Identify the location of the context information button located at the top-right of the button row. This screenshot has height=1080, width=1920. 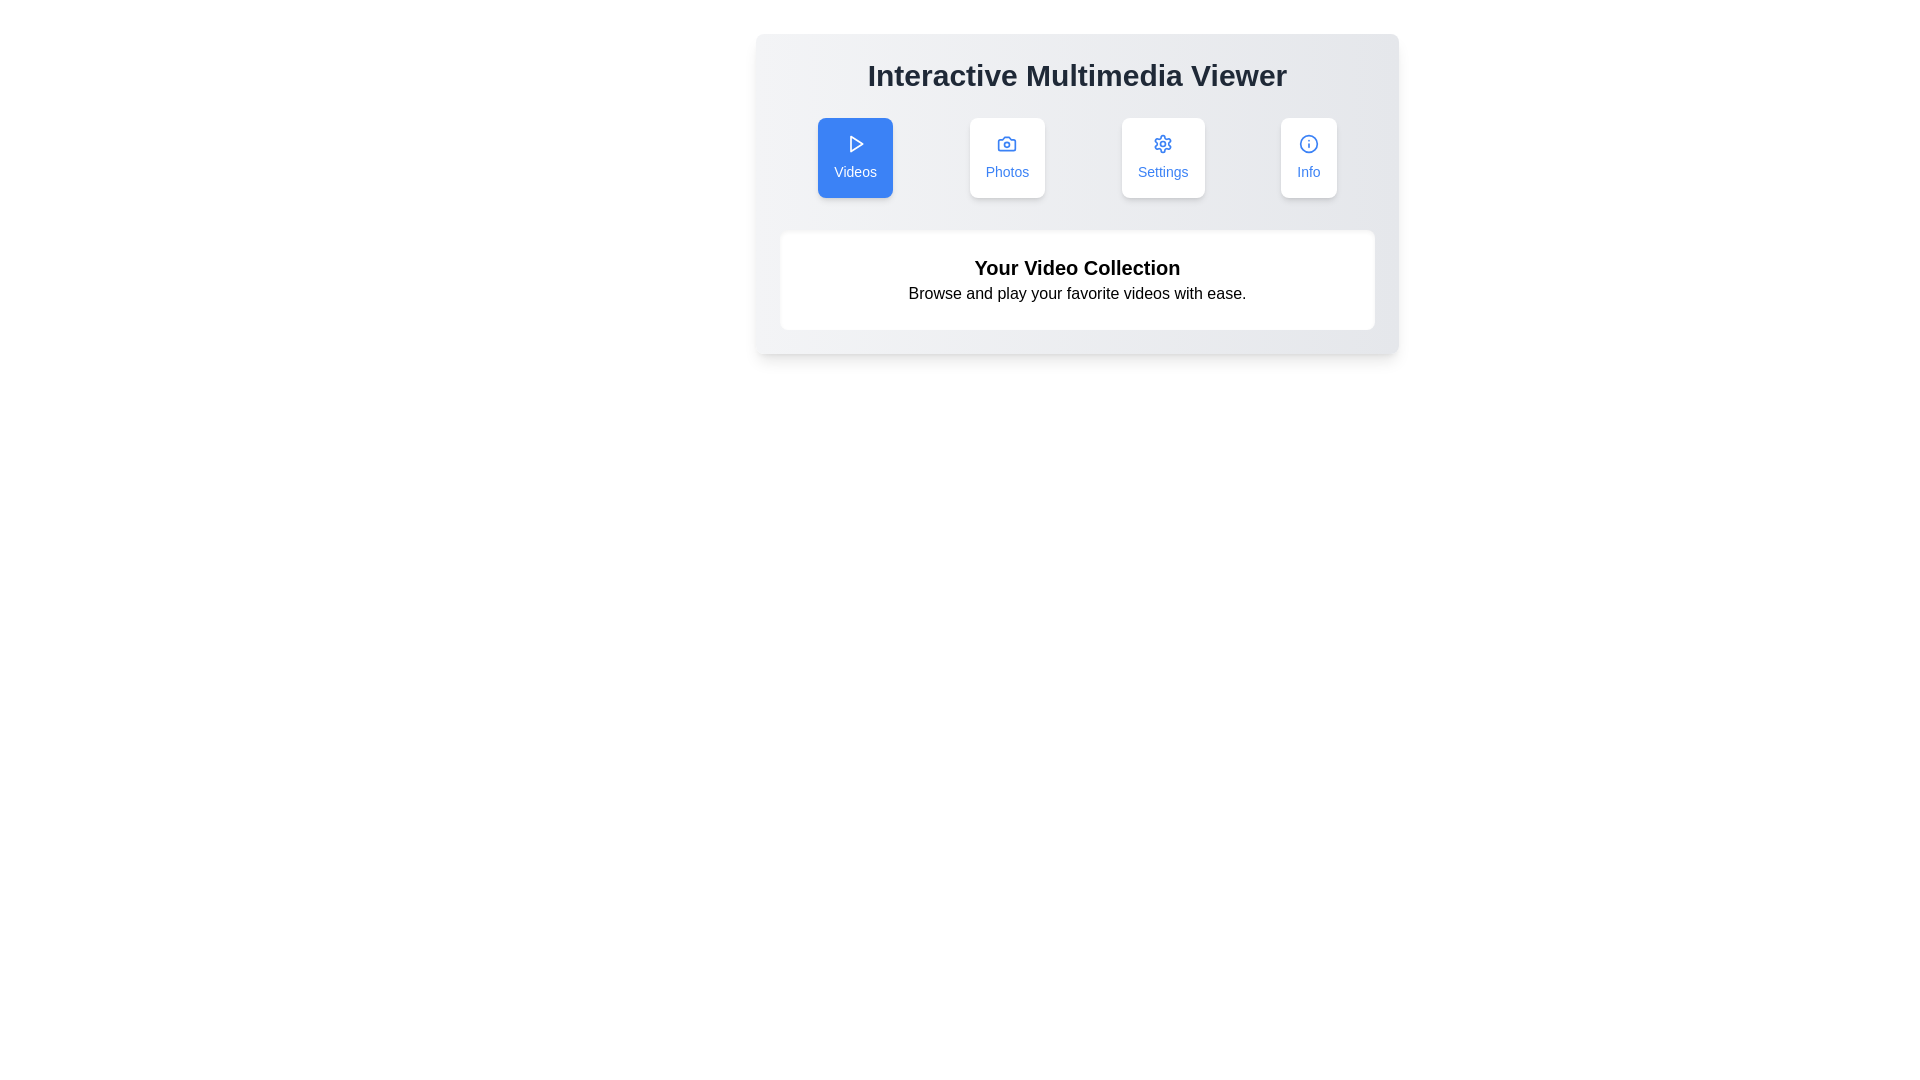
(1308, 157).